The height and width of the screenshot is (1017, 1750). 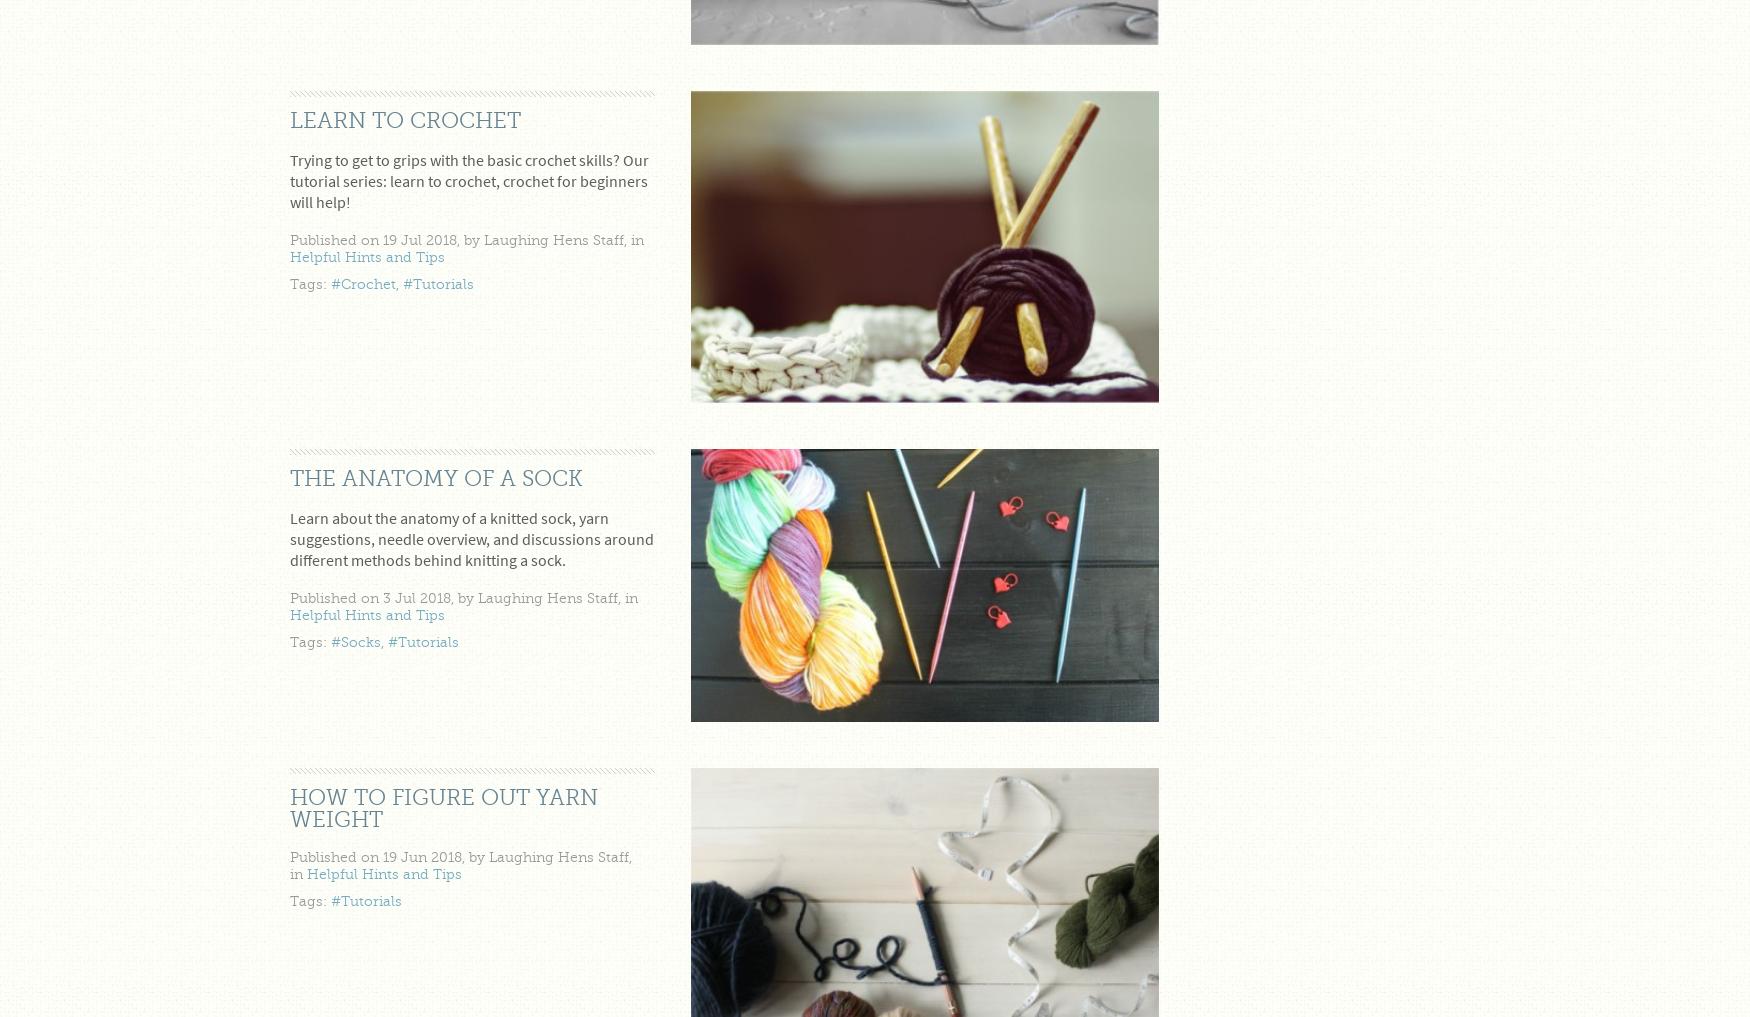 I want to click on 'Published on 3 Jul 2018, by Laughing Hens Staff, in', so click(x=463, y=597).